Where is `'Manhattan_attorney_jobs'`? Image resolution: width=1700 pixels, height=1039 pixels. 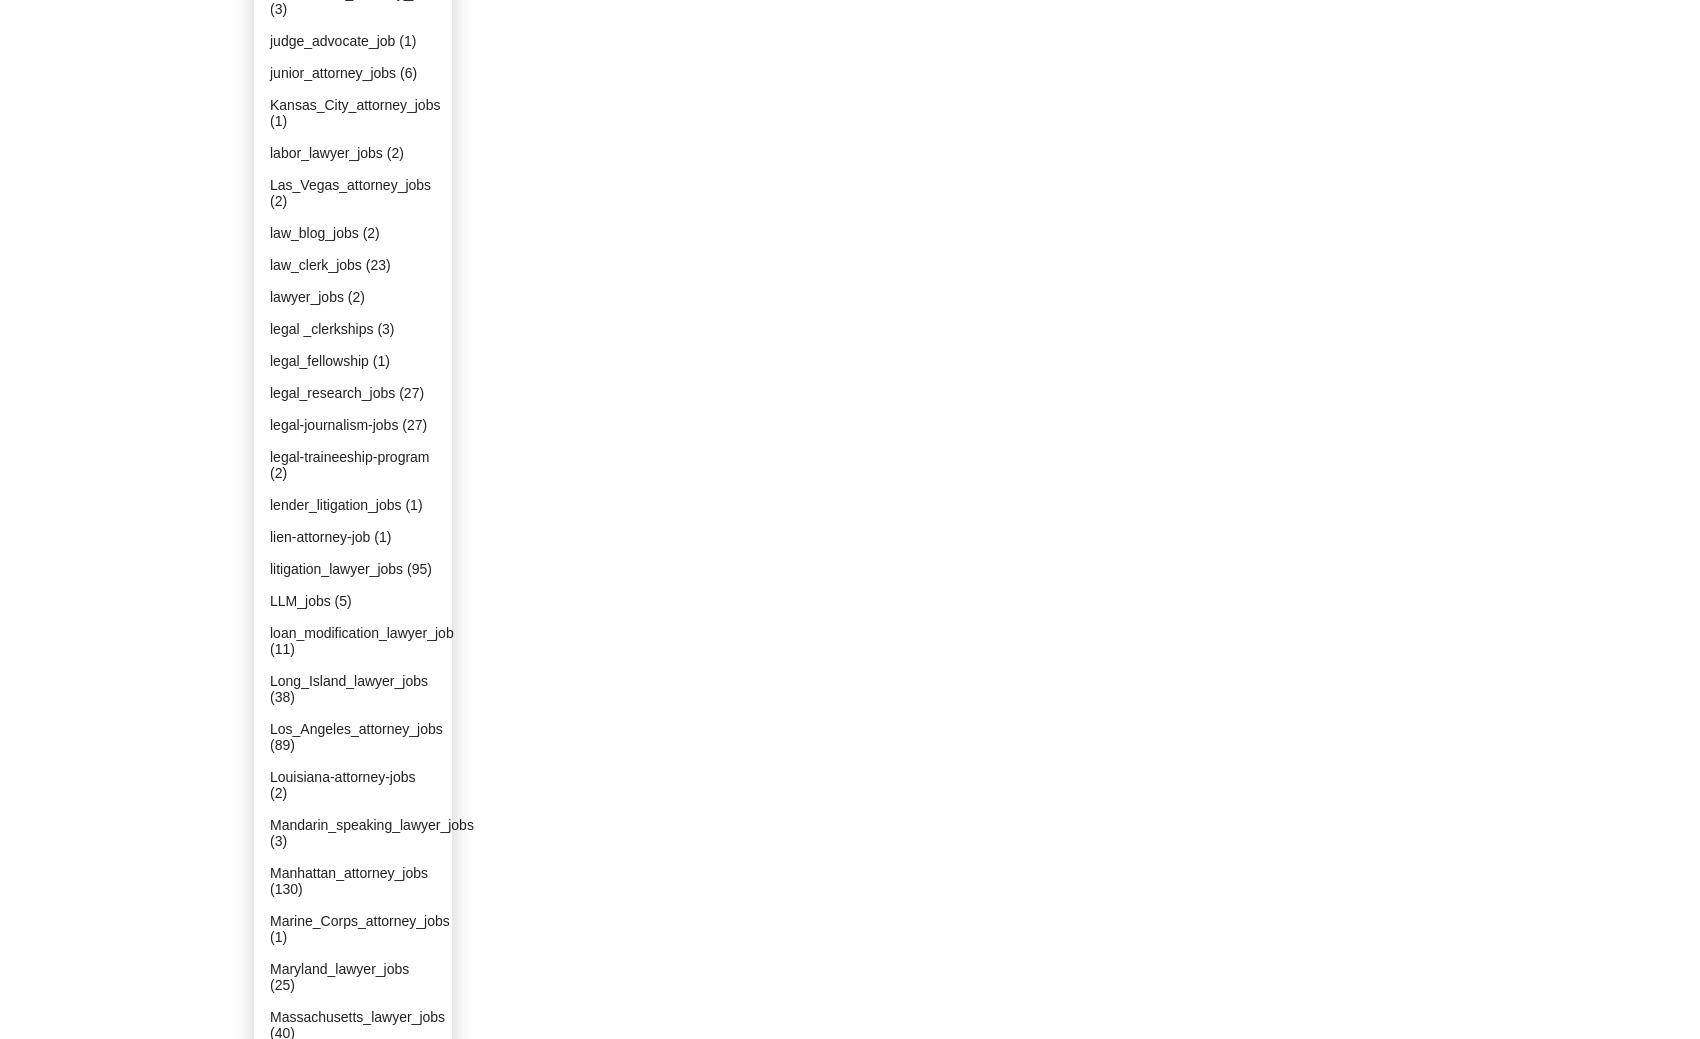 'Manhattan_attorney_jobs' is located at coordinates (348, 872).